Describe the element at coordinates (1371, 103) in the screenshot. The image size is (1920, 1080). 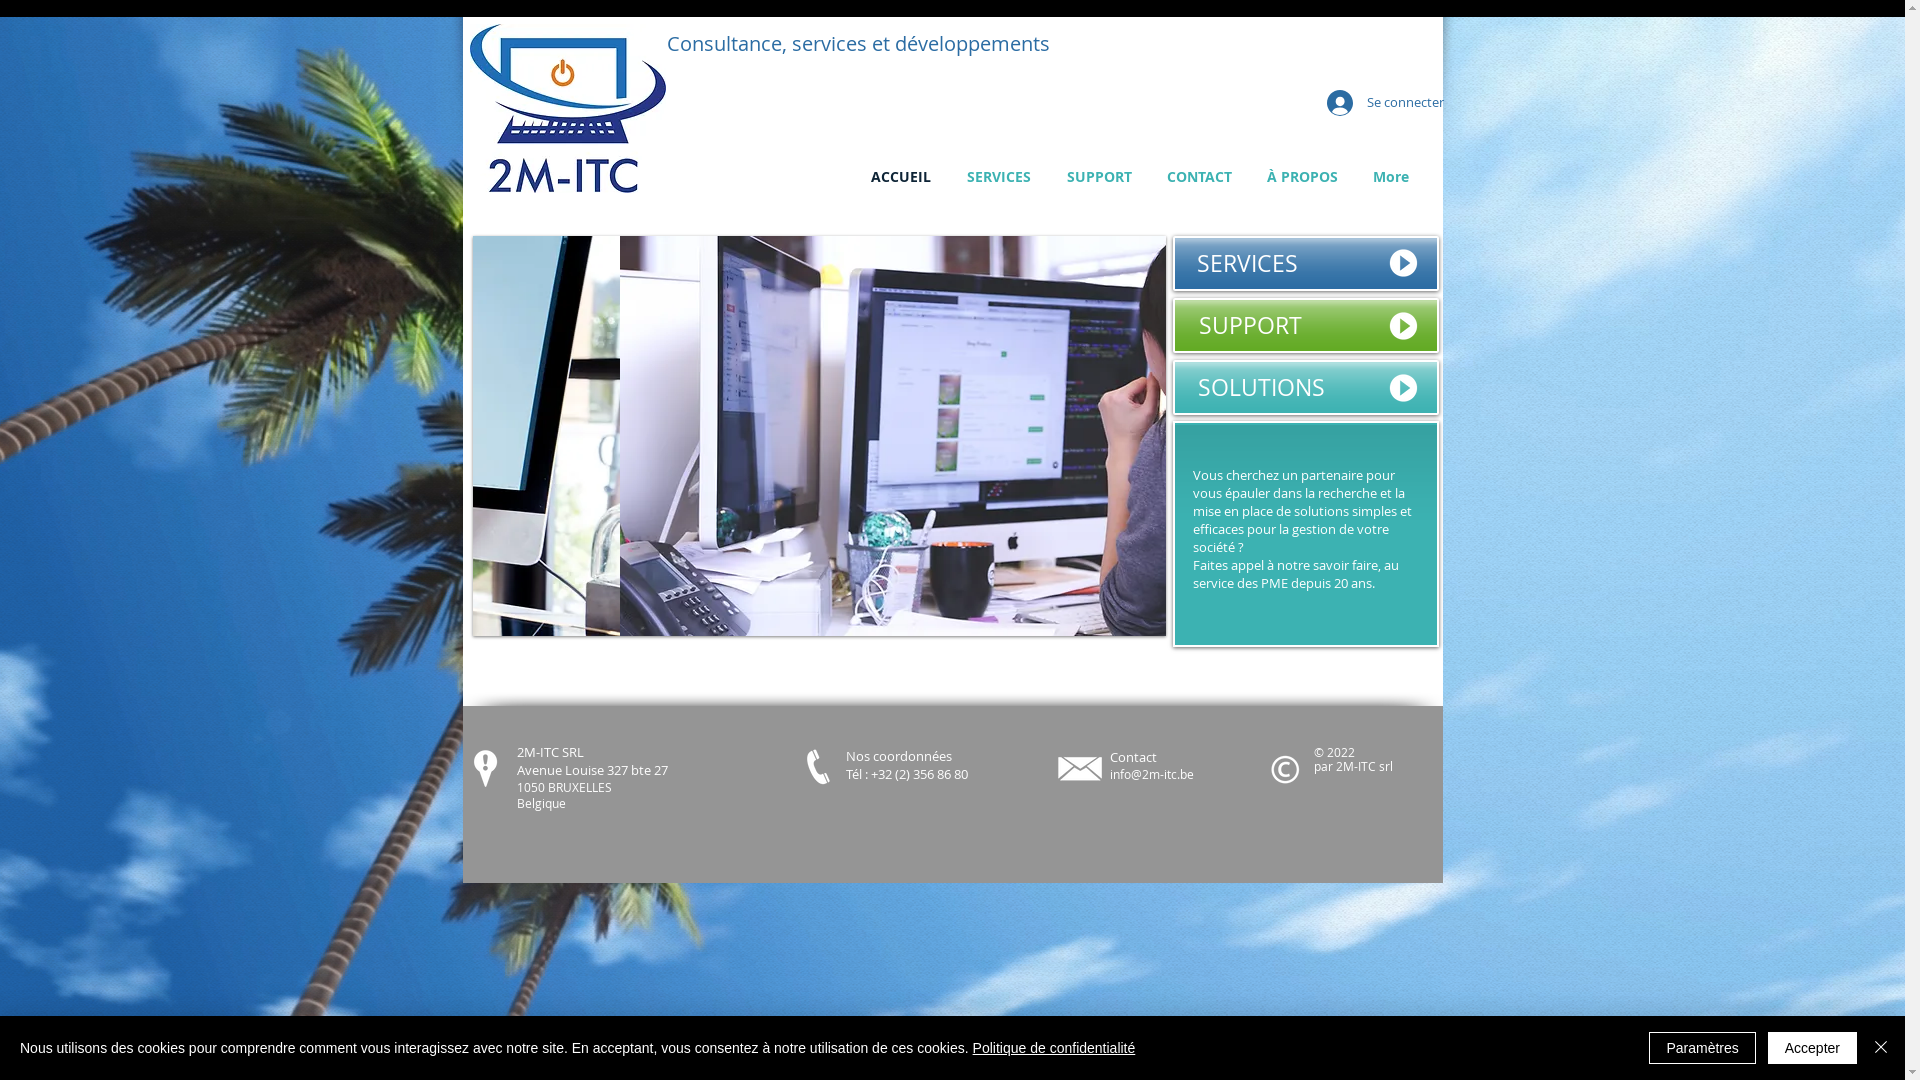
I see `'Se connecter'` at that location.